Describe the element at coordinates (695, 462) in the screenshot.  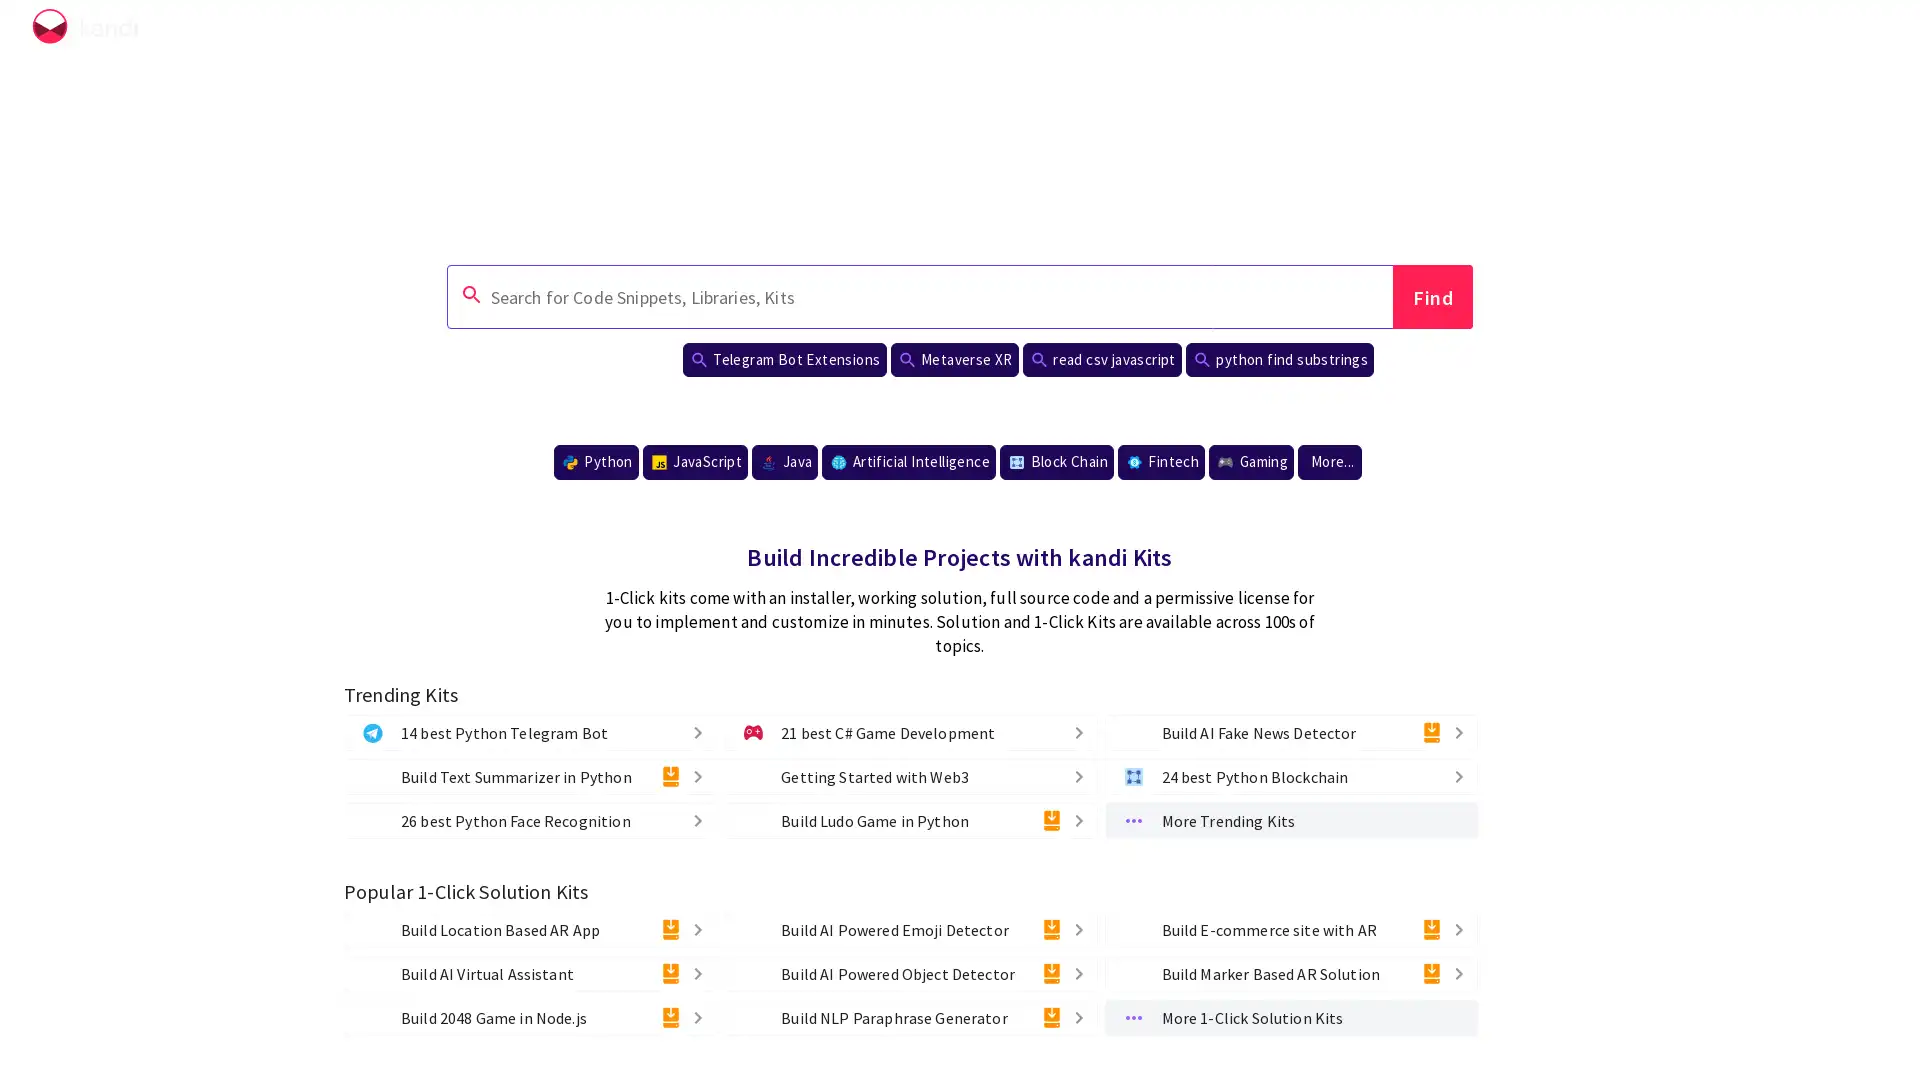
I see `javascript icon JavaScript` at that location.